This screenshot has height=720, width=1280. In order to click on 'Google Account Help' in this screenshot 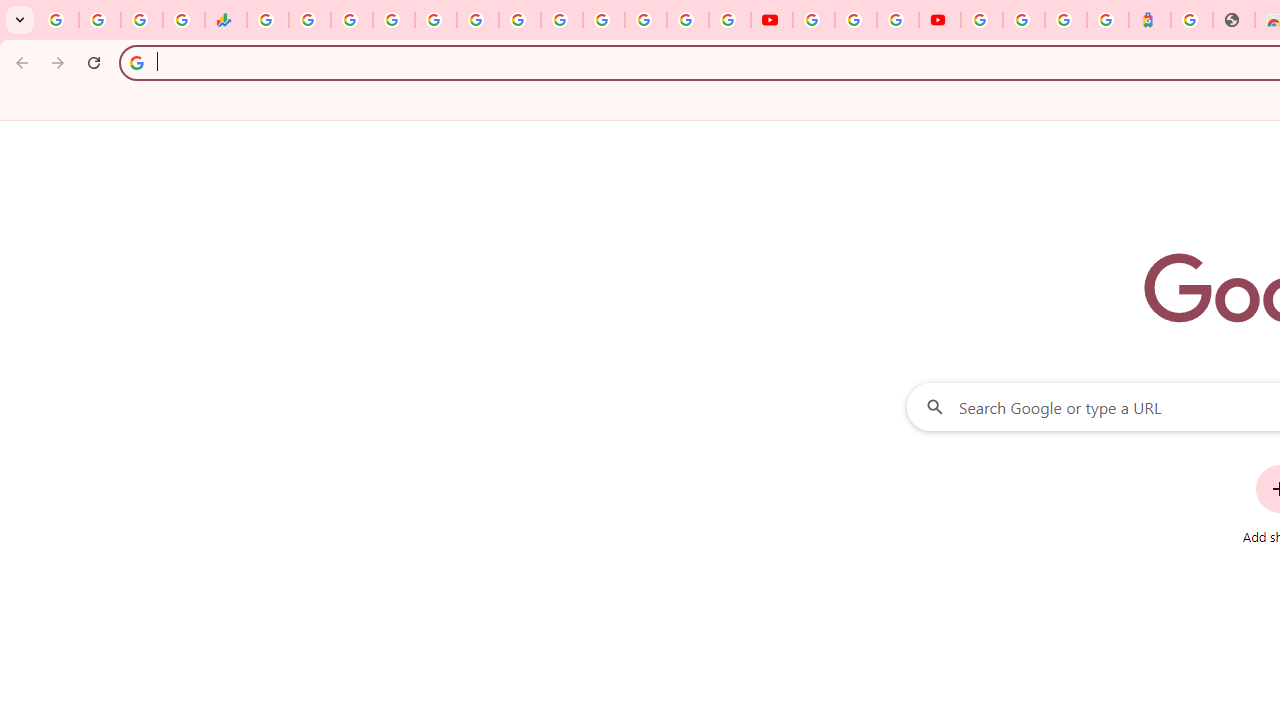, I will do `click(855, 20)`.